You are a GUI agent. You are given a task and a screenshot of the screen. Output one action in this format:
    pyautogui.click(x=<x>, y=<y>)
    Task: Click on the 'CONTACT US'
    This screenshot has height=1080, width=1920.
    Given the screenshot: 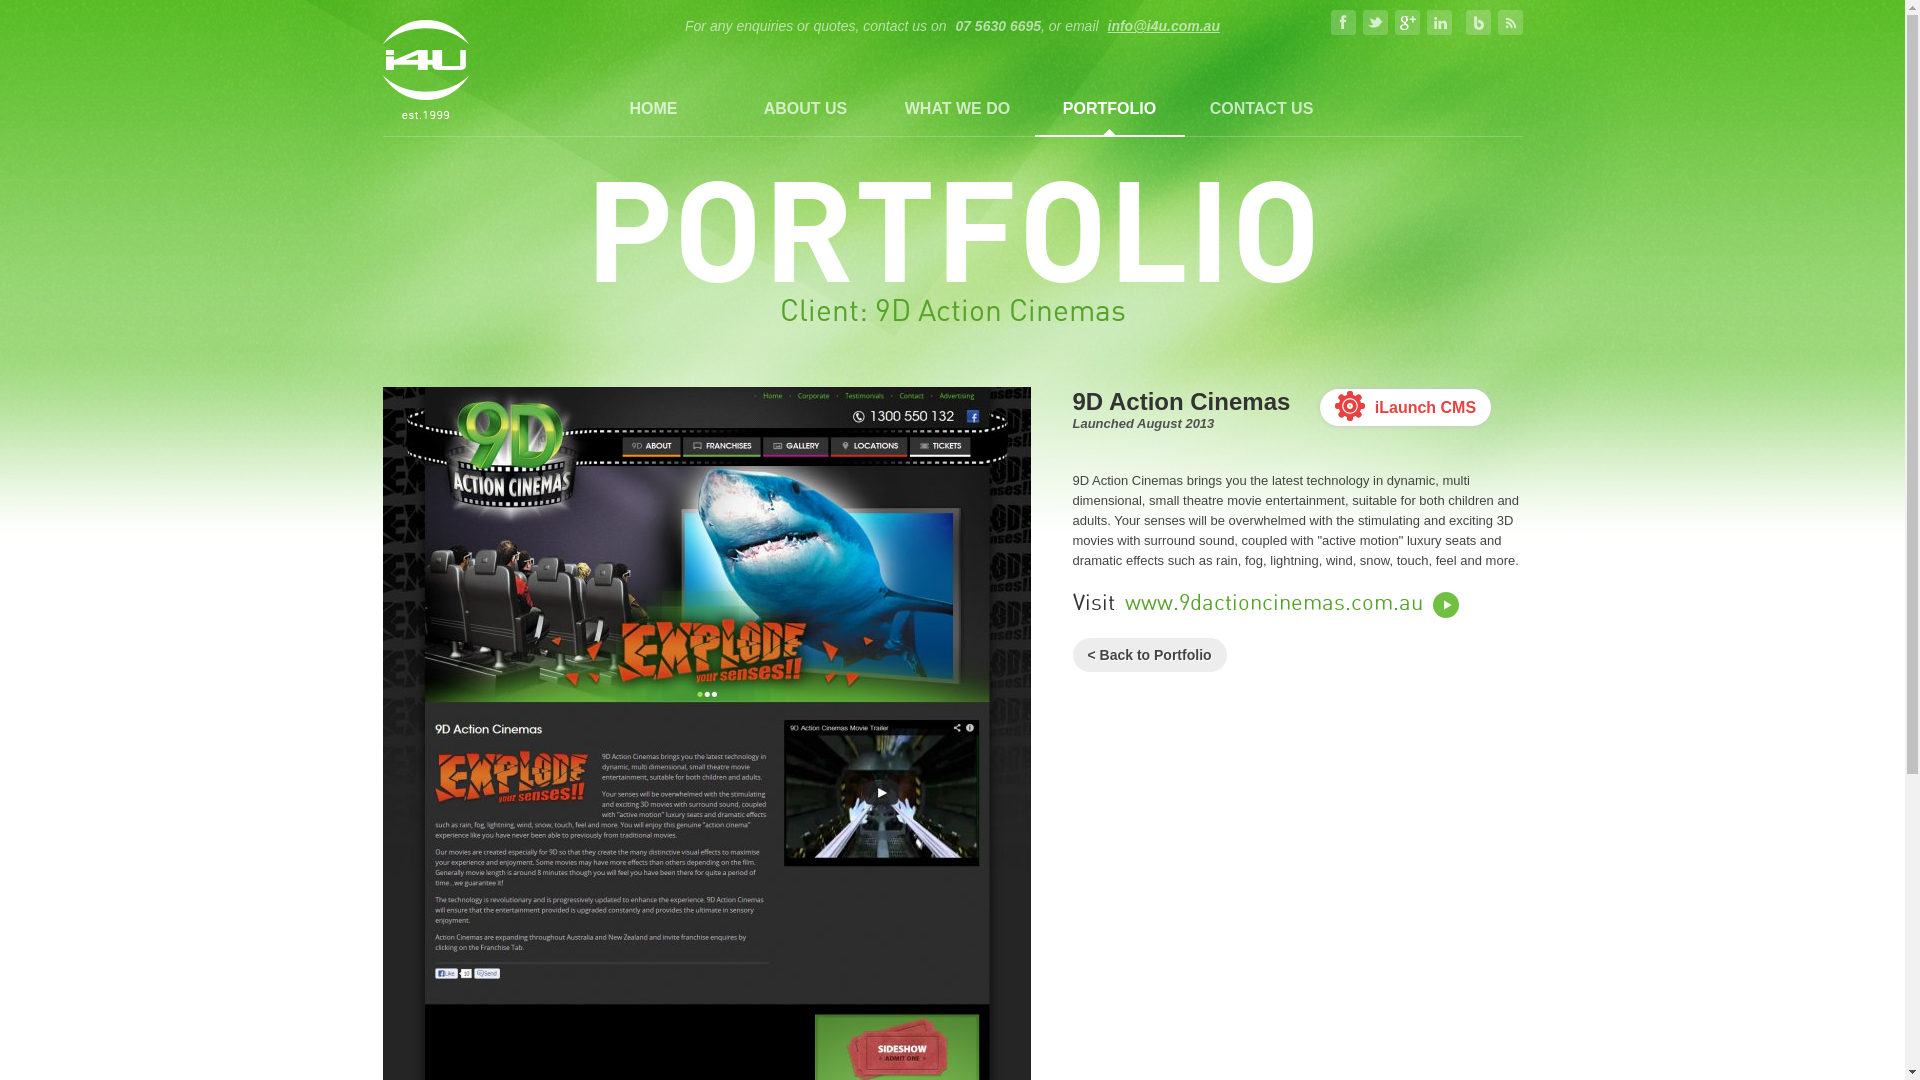 What is the action you would take?
    pyautogui.click(x=1260, y=108)
    